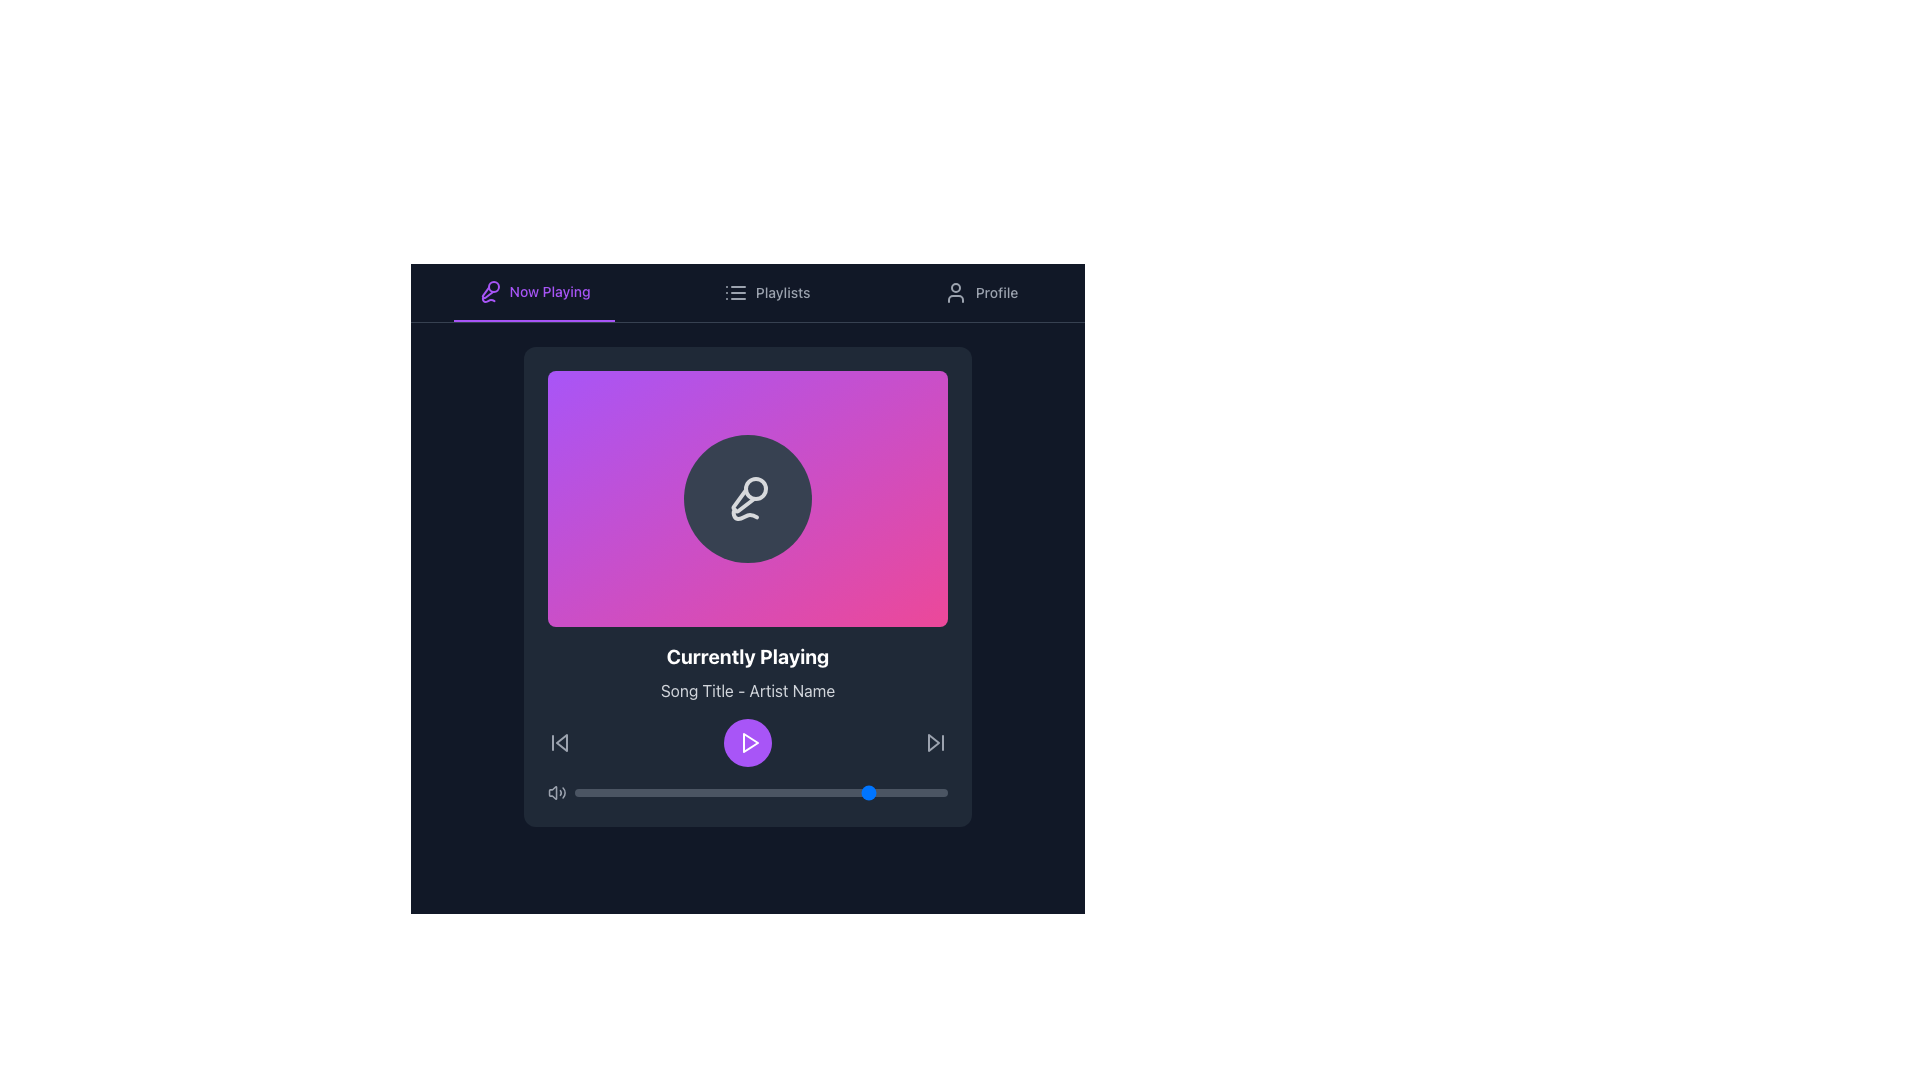 This screenshot has height=1080, width=1920. I want to click on the 'Playlists' button in the navigation bar, so click(747, 293).